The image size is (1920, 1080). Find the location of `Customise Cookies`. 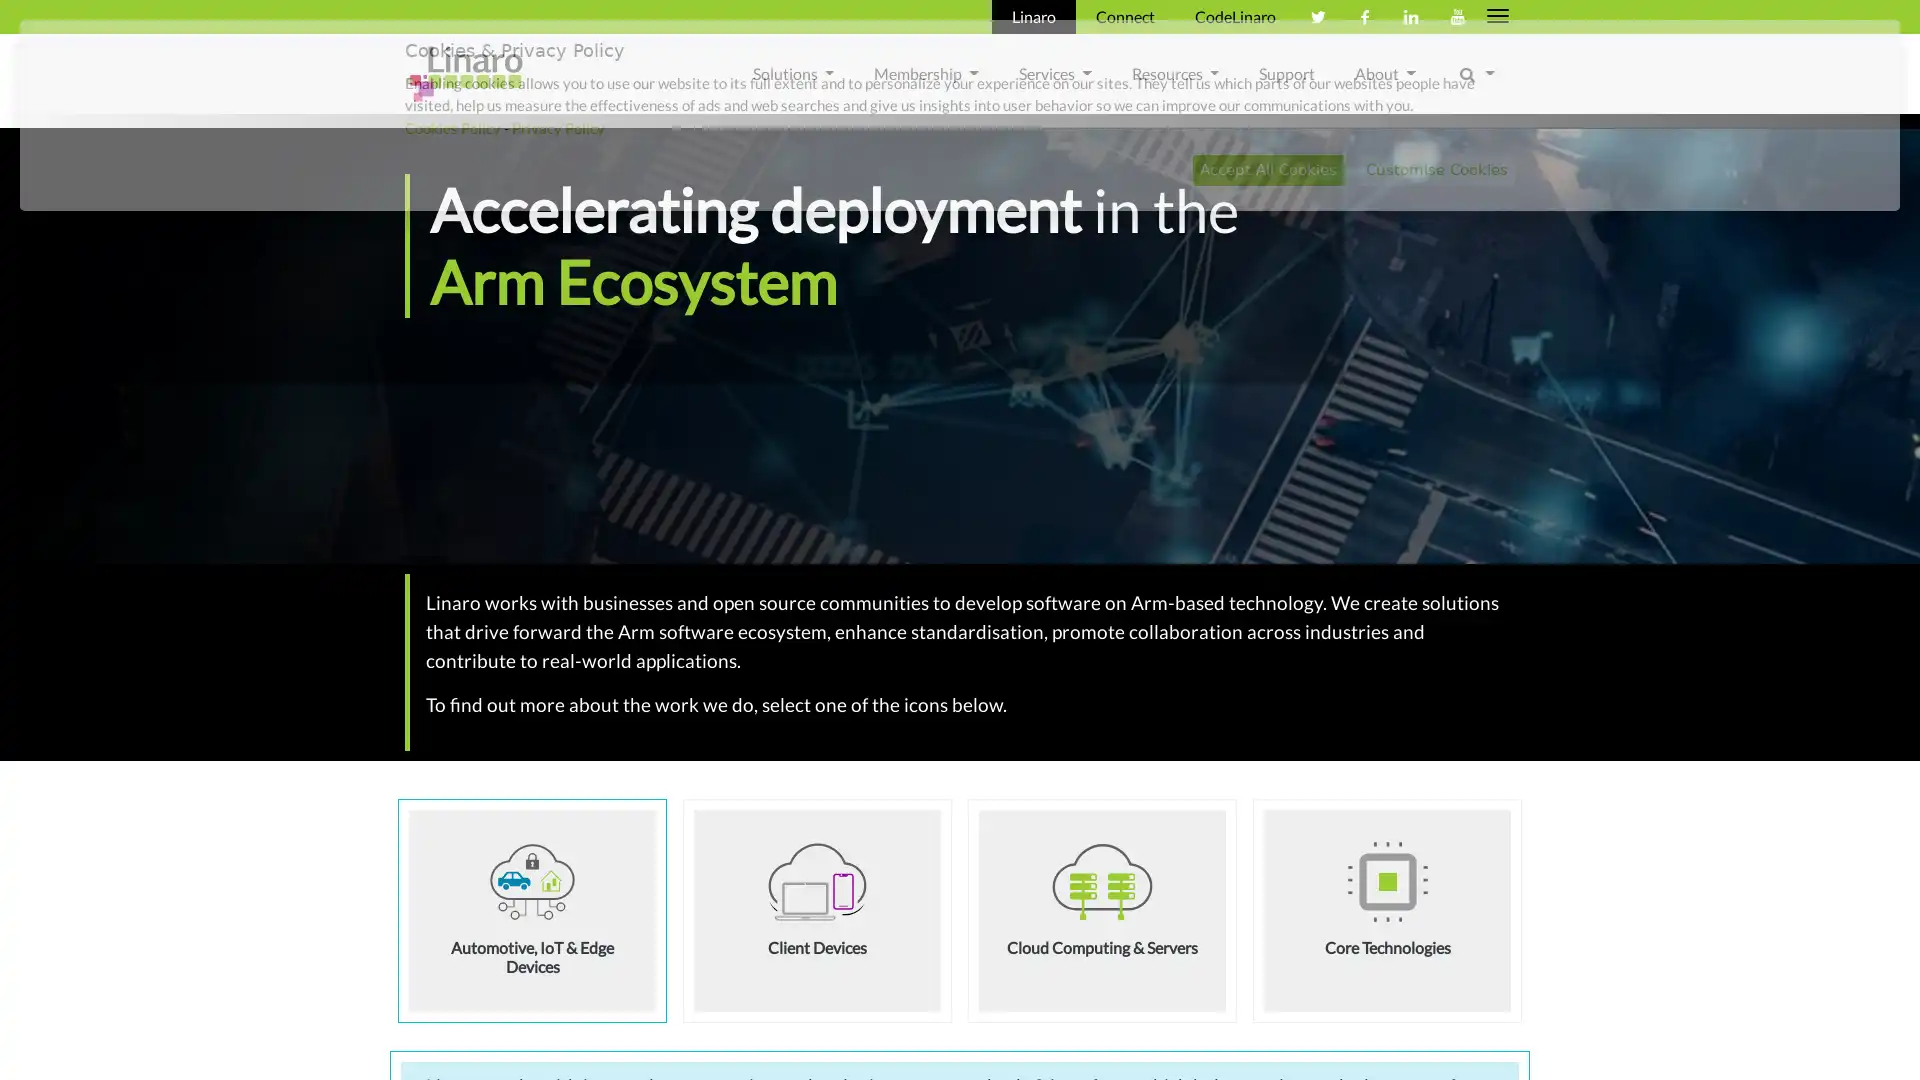

Customise Cookies is located at coordinates (1435, 169).